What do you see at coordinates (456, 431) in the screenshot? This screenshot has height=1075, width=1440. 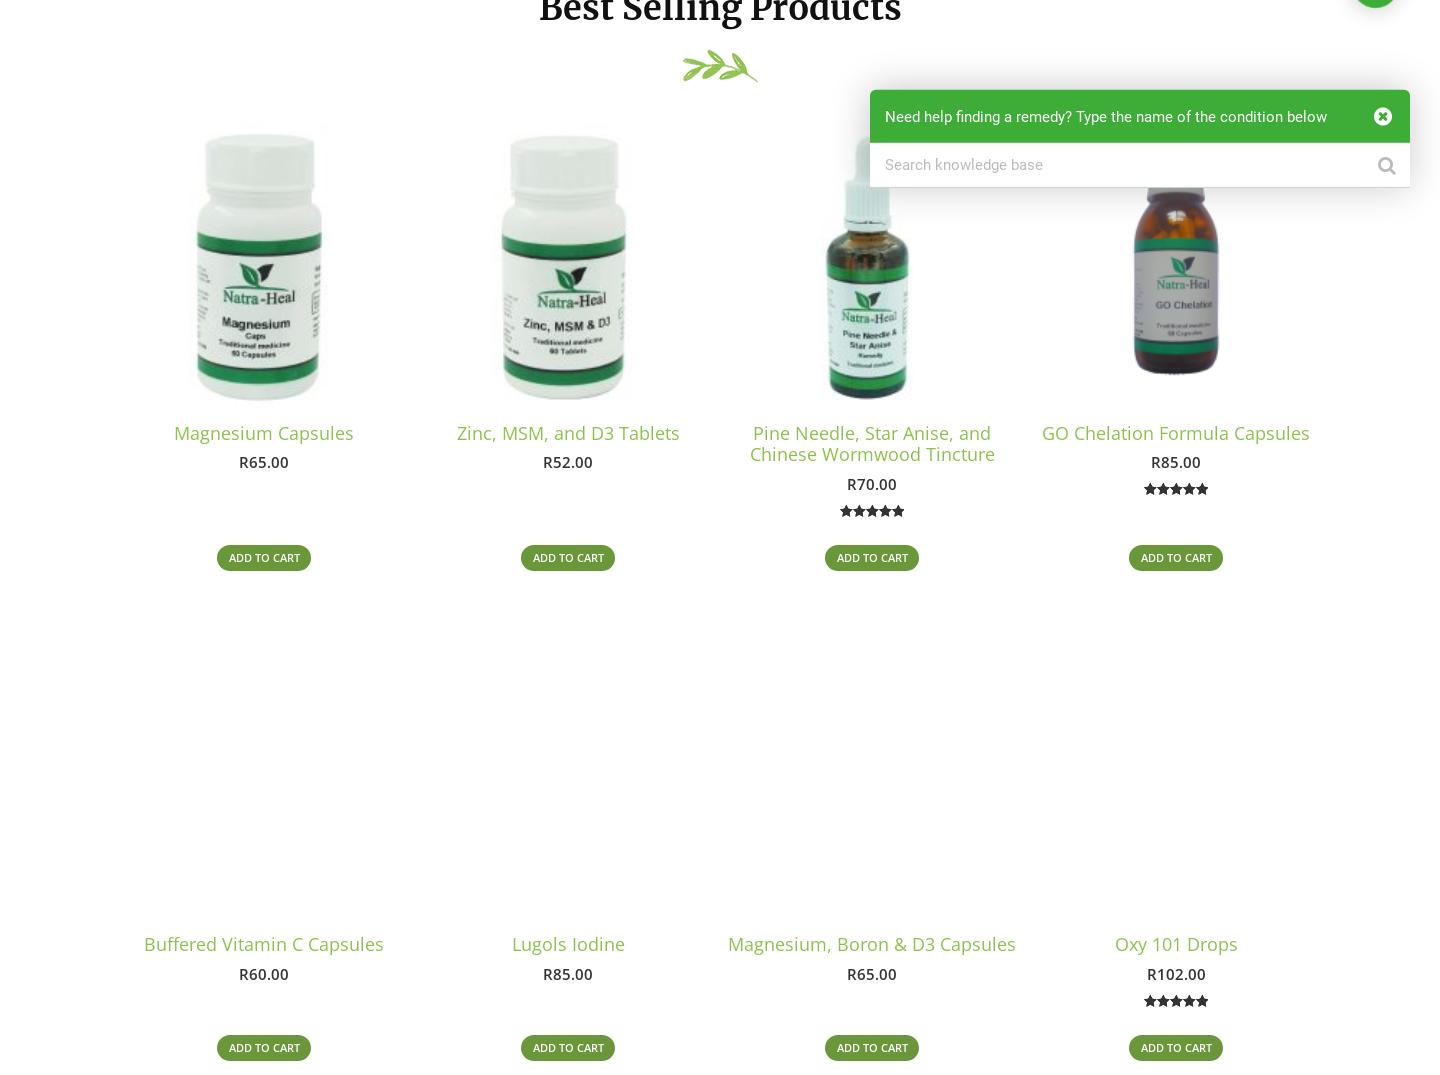 I see `'Zinc, MSM, and D3 Tablets'` at bounding box center [456, 431].